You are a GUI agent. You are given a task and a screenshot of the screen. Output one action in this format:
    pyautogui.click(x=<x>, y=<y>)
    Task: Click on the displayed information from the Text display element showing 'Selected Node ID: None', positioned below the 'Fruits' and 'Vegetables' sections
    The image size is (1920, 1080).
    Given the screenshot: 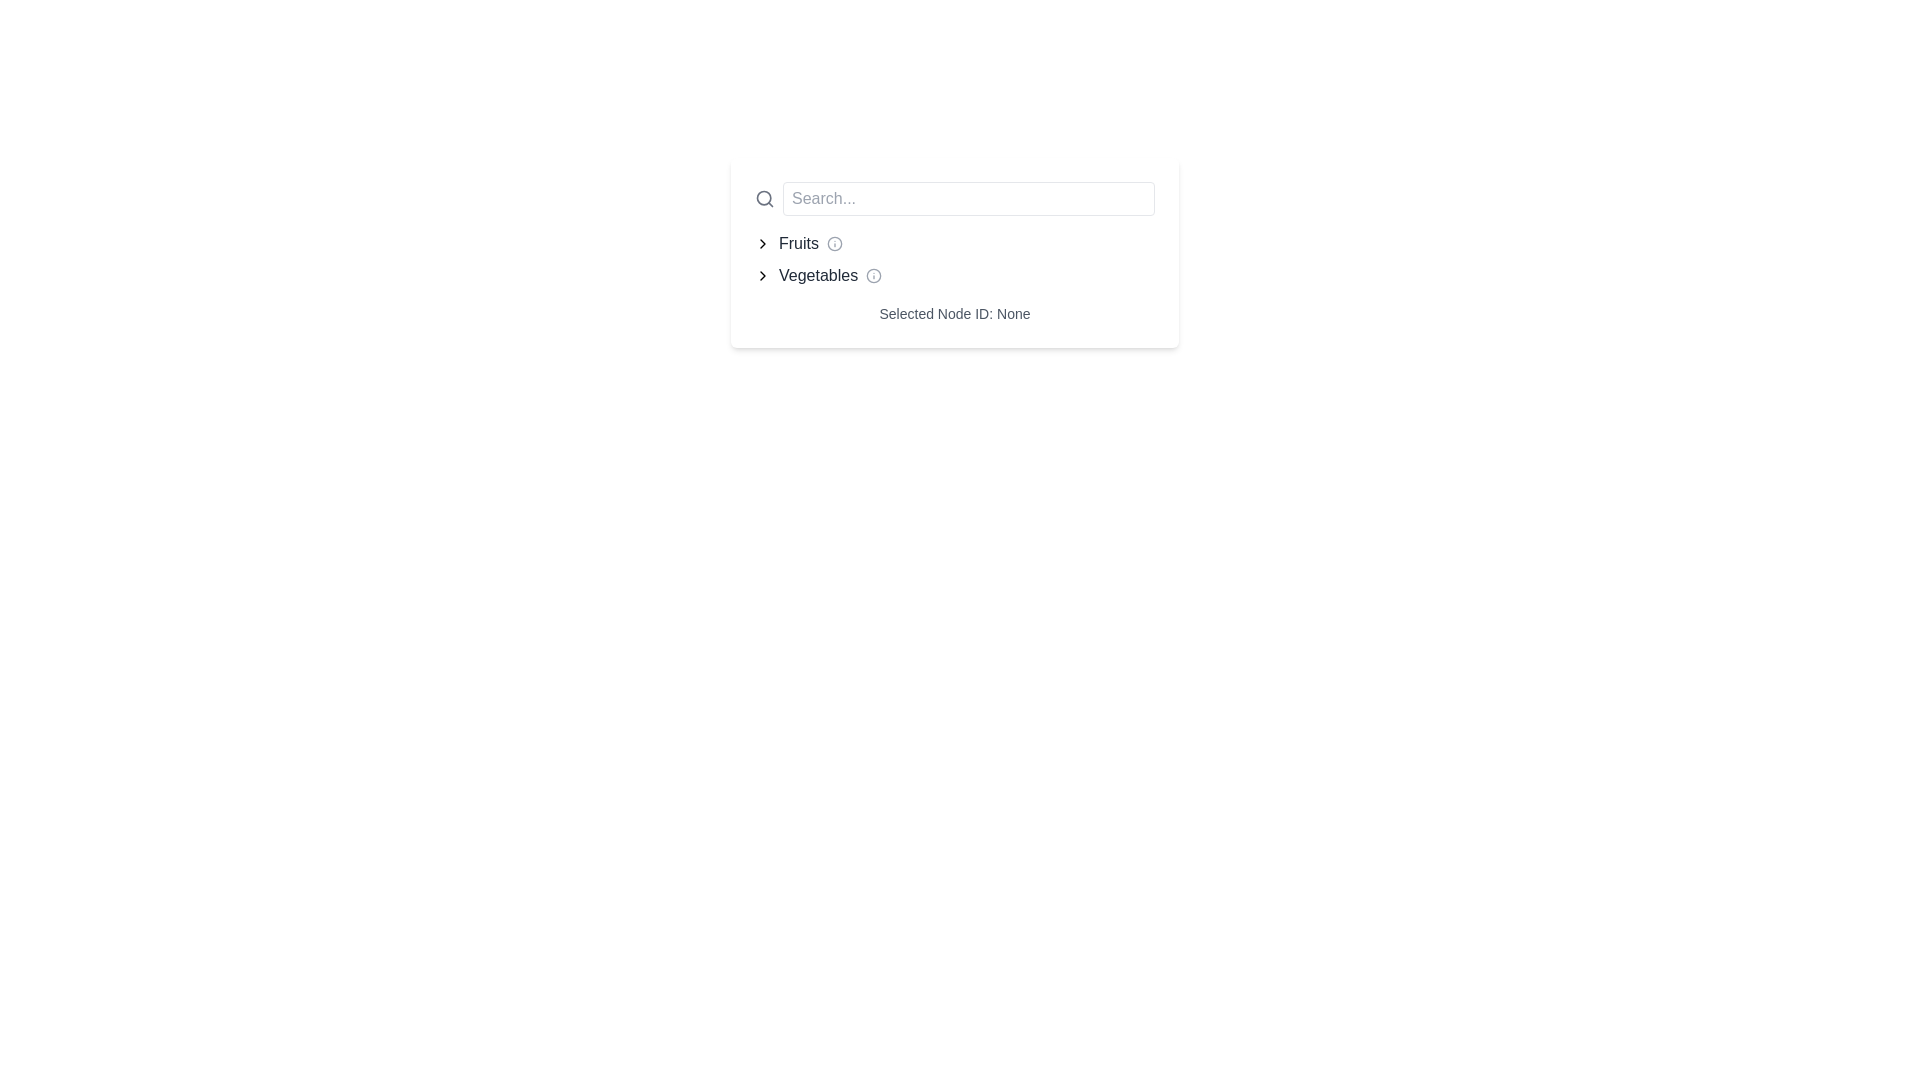 What is the action you would take?
    pyautogui.click(x=954, y=313)
    